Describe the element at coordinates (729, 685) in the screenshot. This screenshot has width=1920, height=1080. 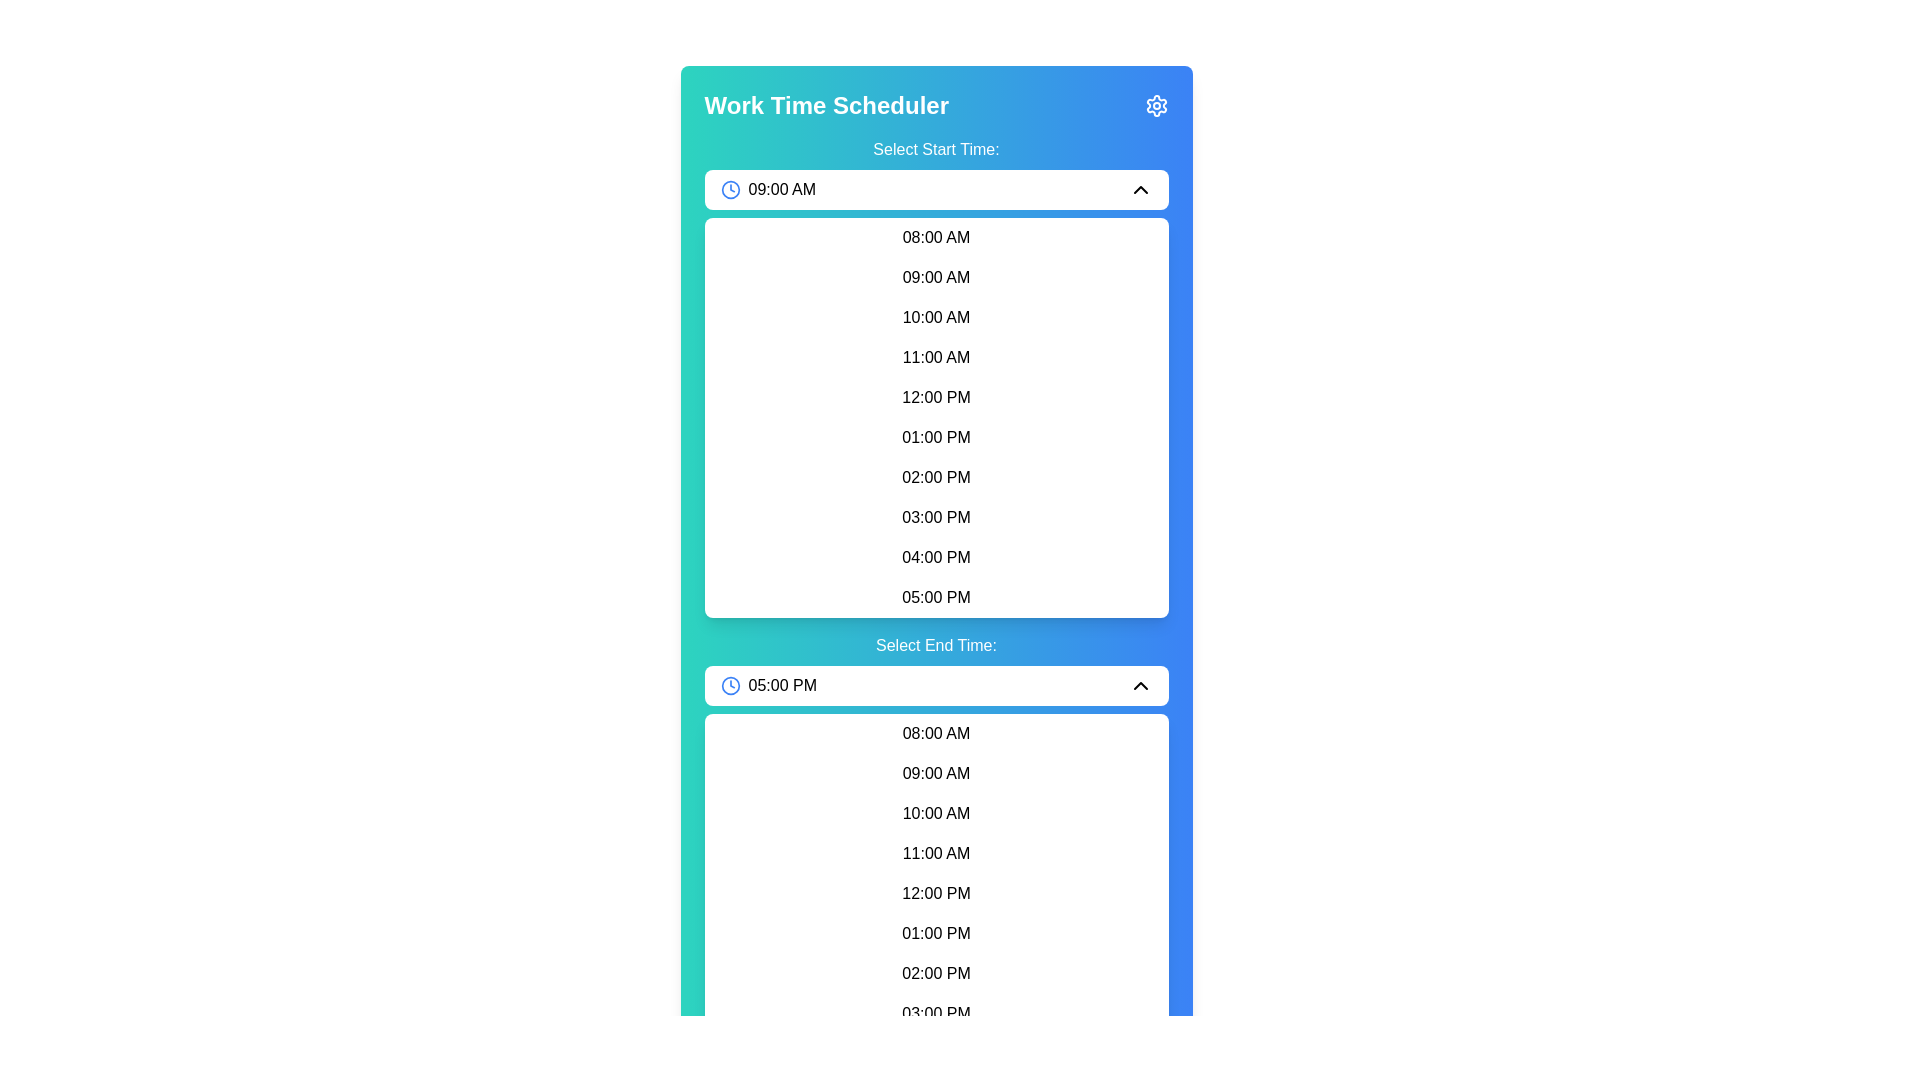
I see `the small blue clock icon located to the left of the time text '05:00 PM' in the bottom section of the application` at that location.